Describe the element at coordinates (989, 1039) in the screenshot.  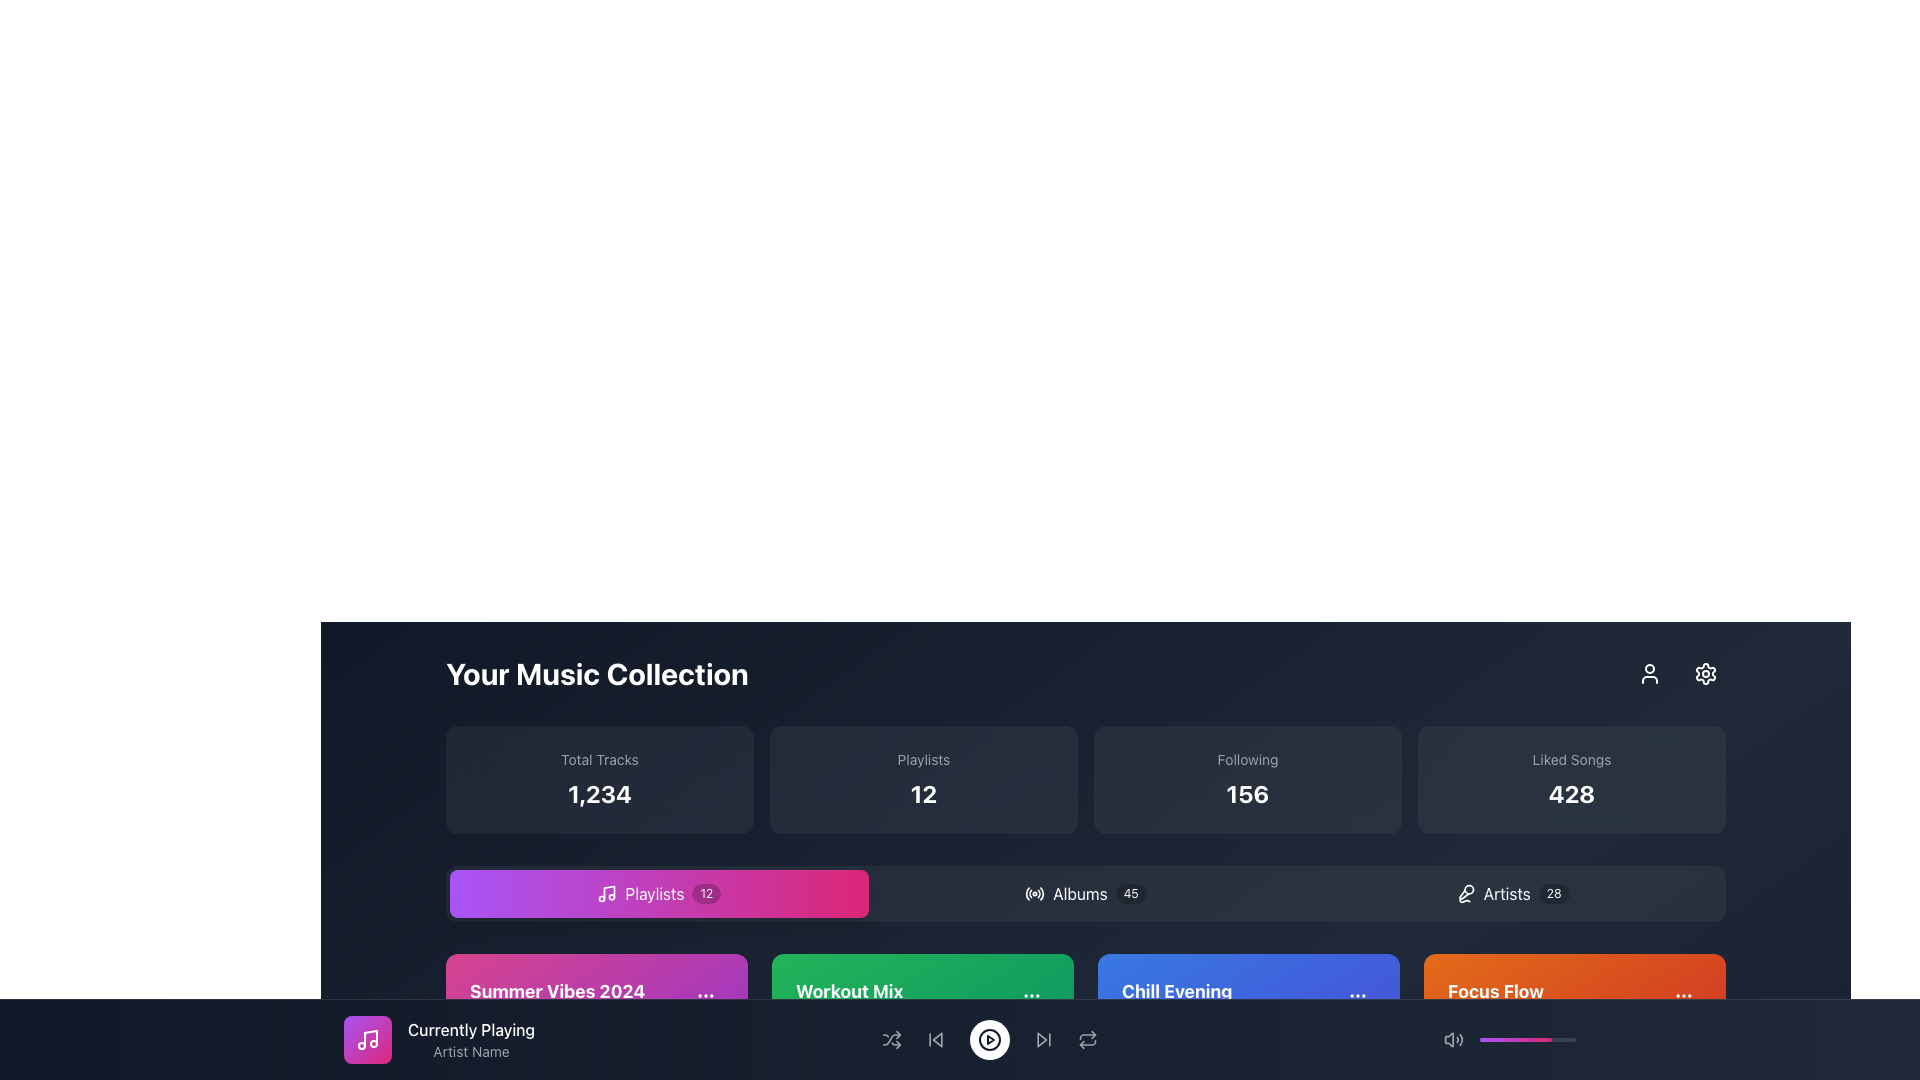
I see `the play/pause button in the bottom control bar to interact` at that location.